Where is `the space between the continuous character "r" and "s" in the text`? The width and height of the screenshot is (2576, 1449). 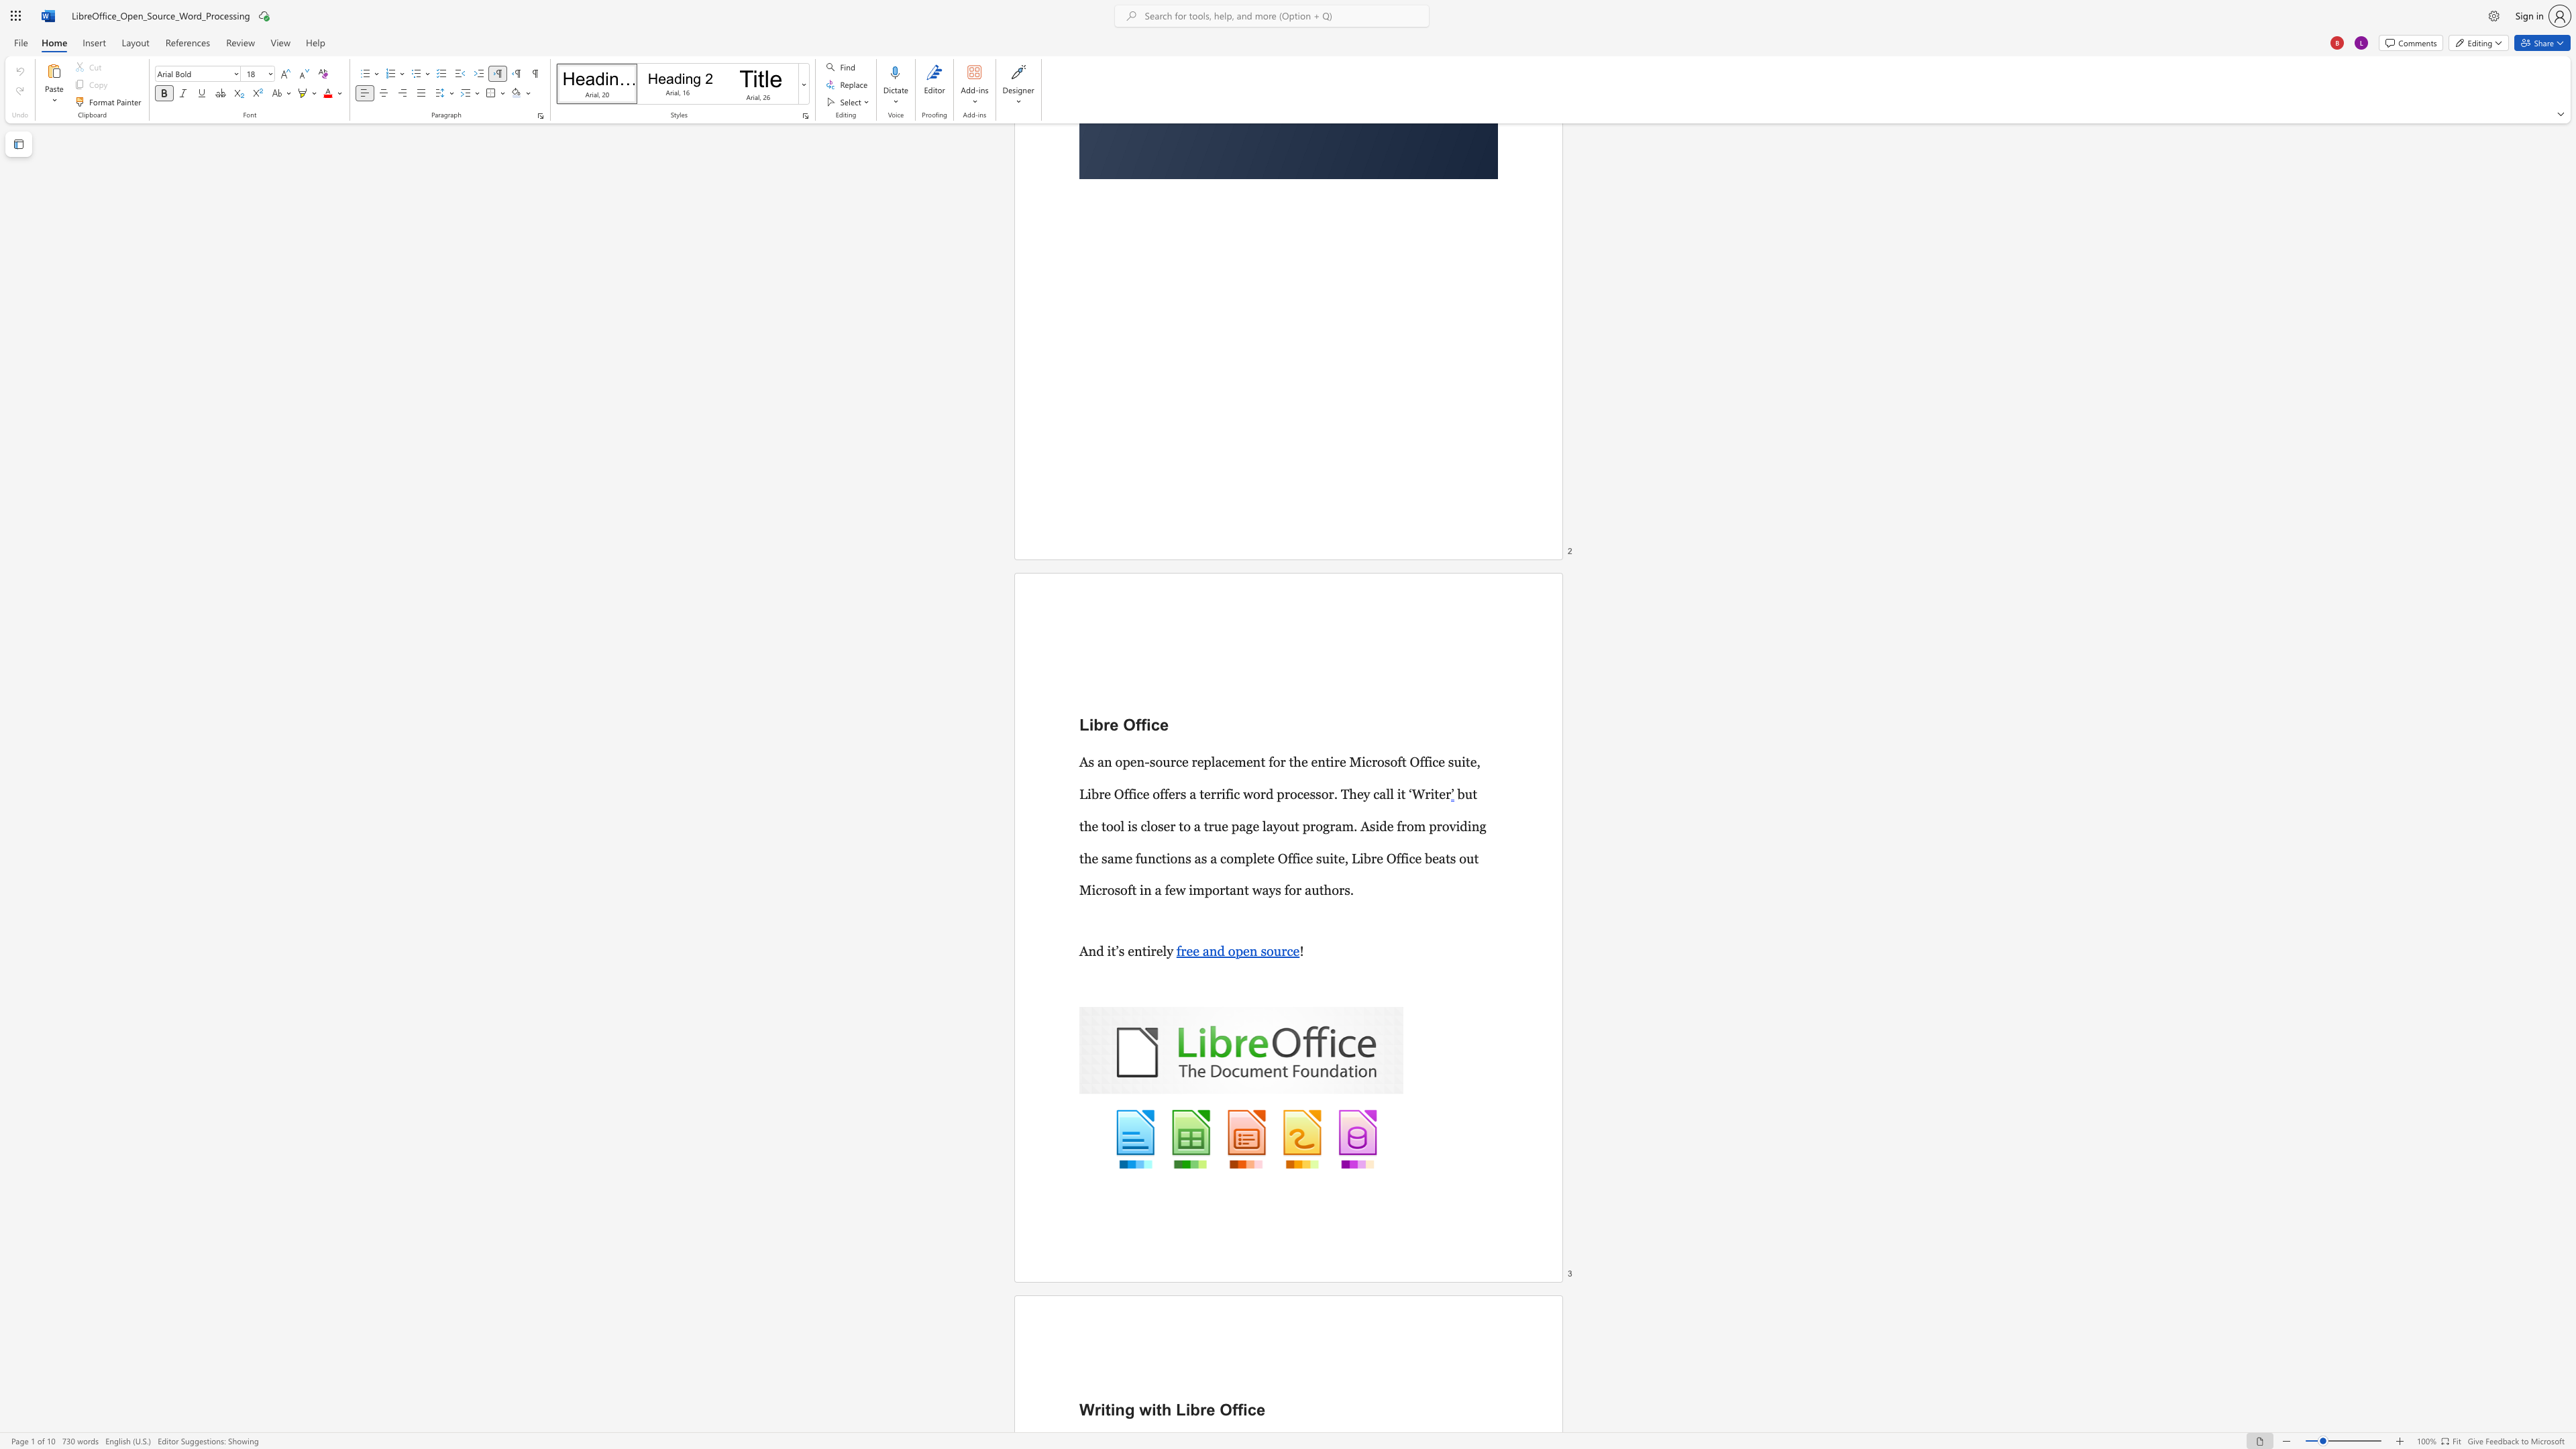
the space between the continuous character "r" and "s" in the text is located at coordinates (1179, 793).